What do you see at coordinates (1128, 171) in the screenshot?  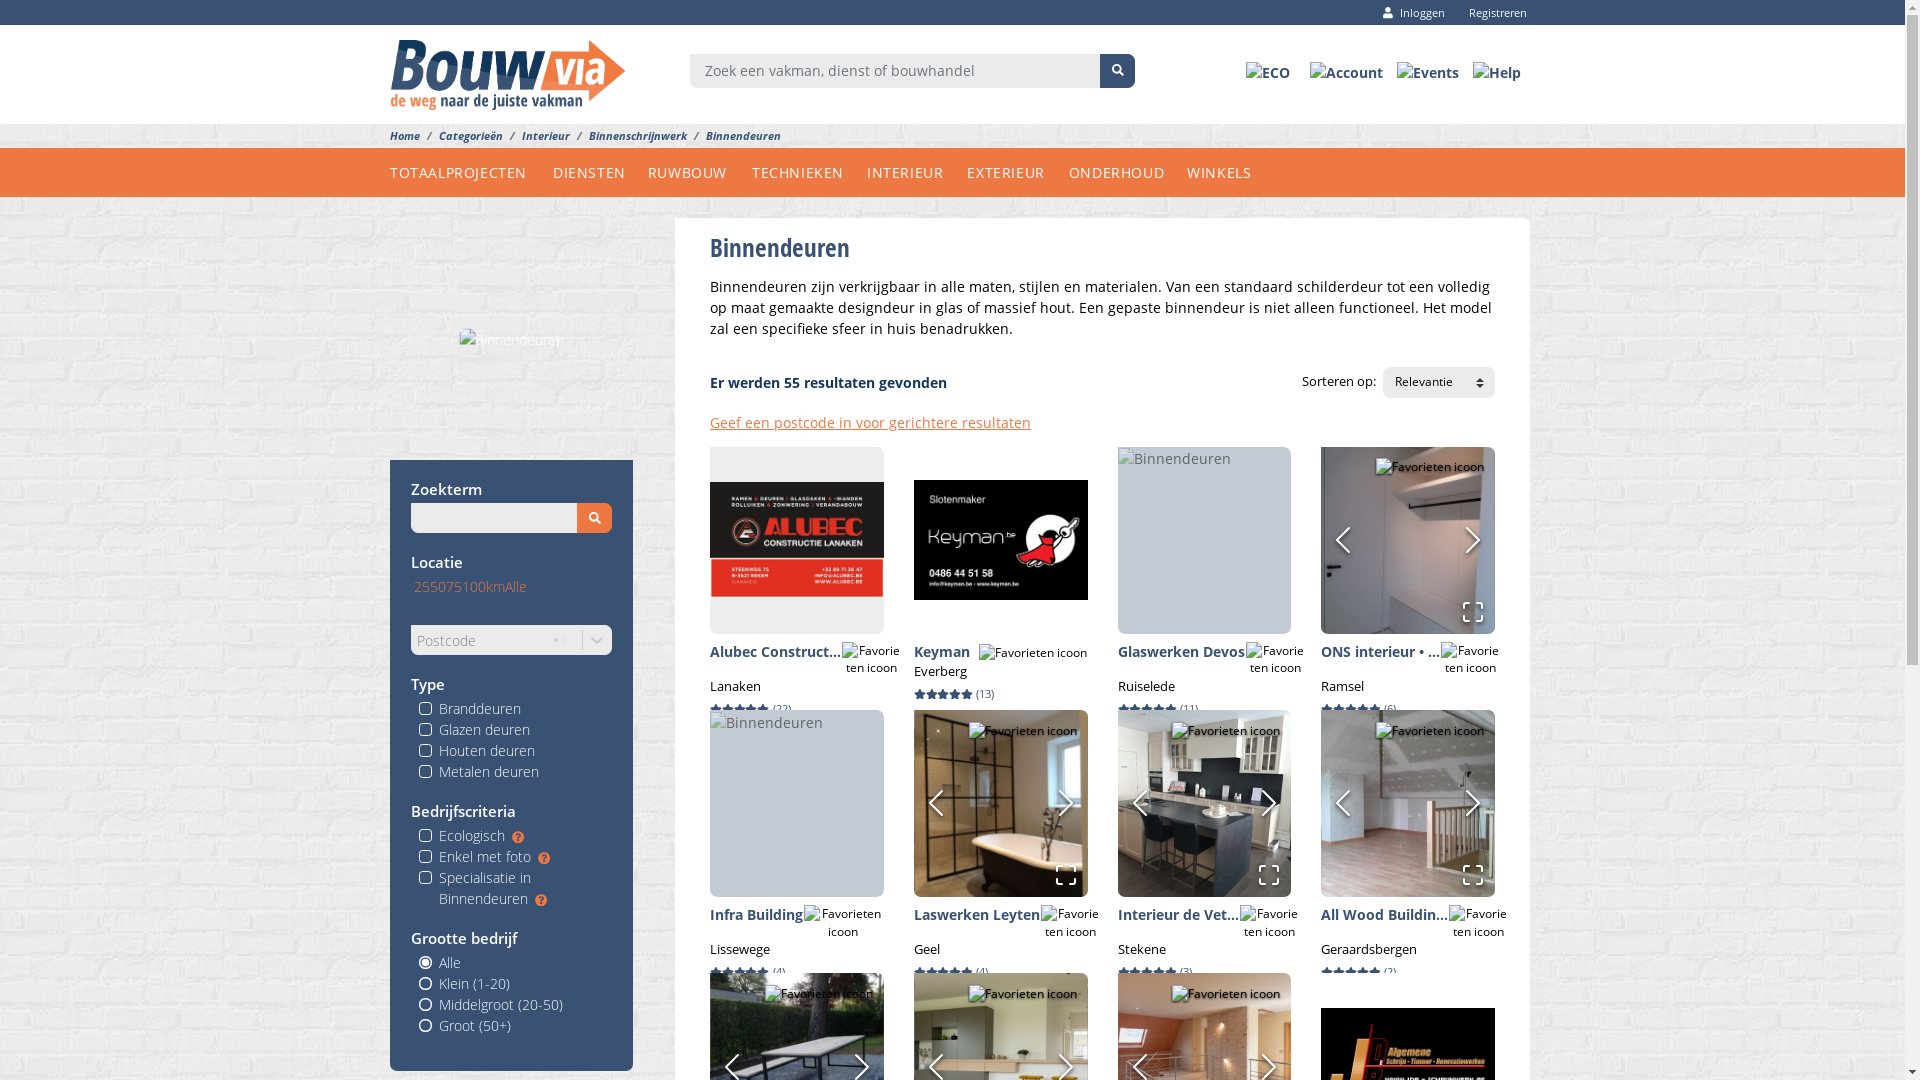 I see `'ONDERHOUD'` at bounding box center [1128, 171].